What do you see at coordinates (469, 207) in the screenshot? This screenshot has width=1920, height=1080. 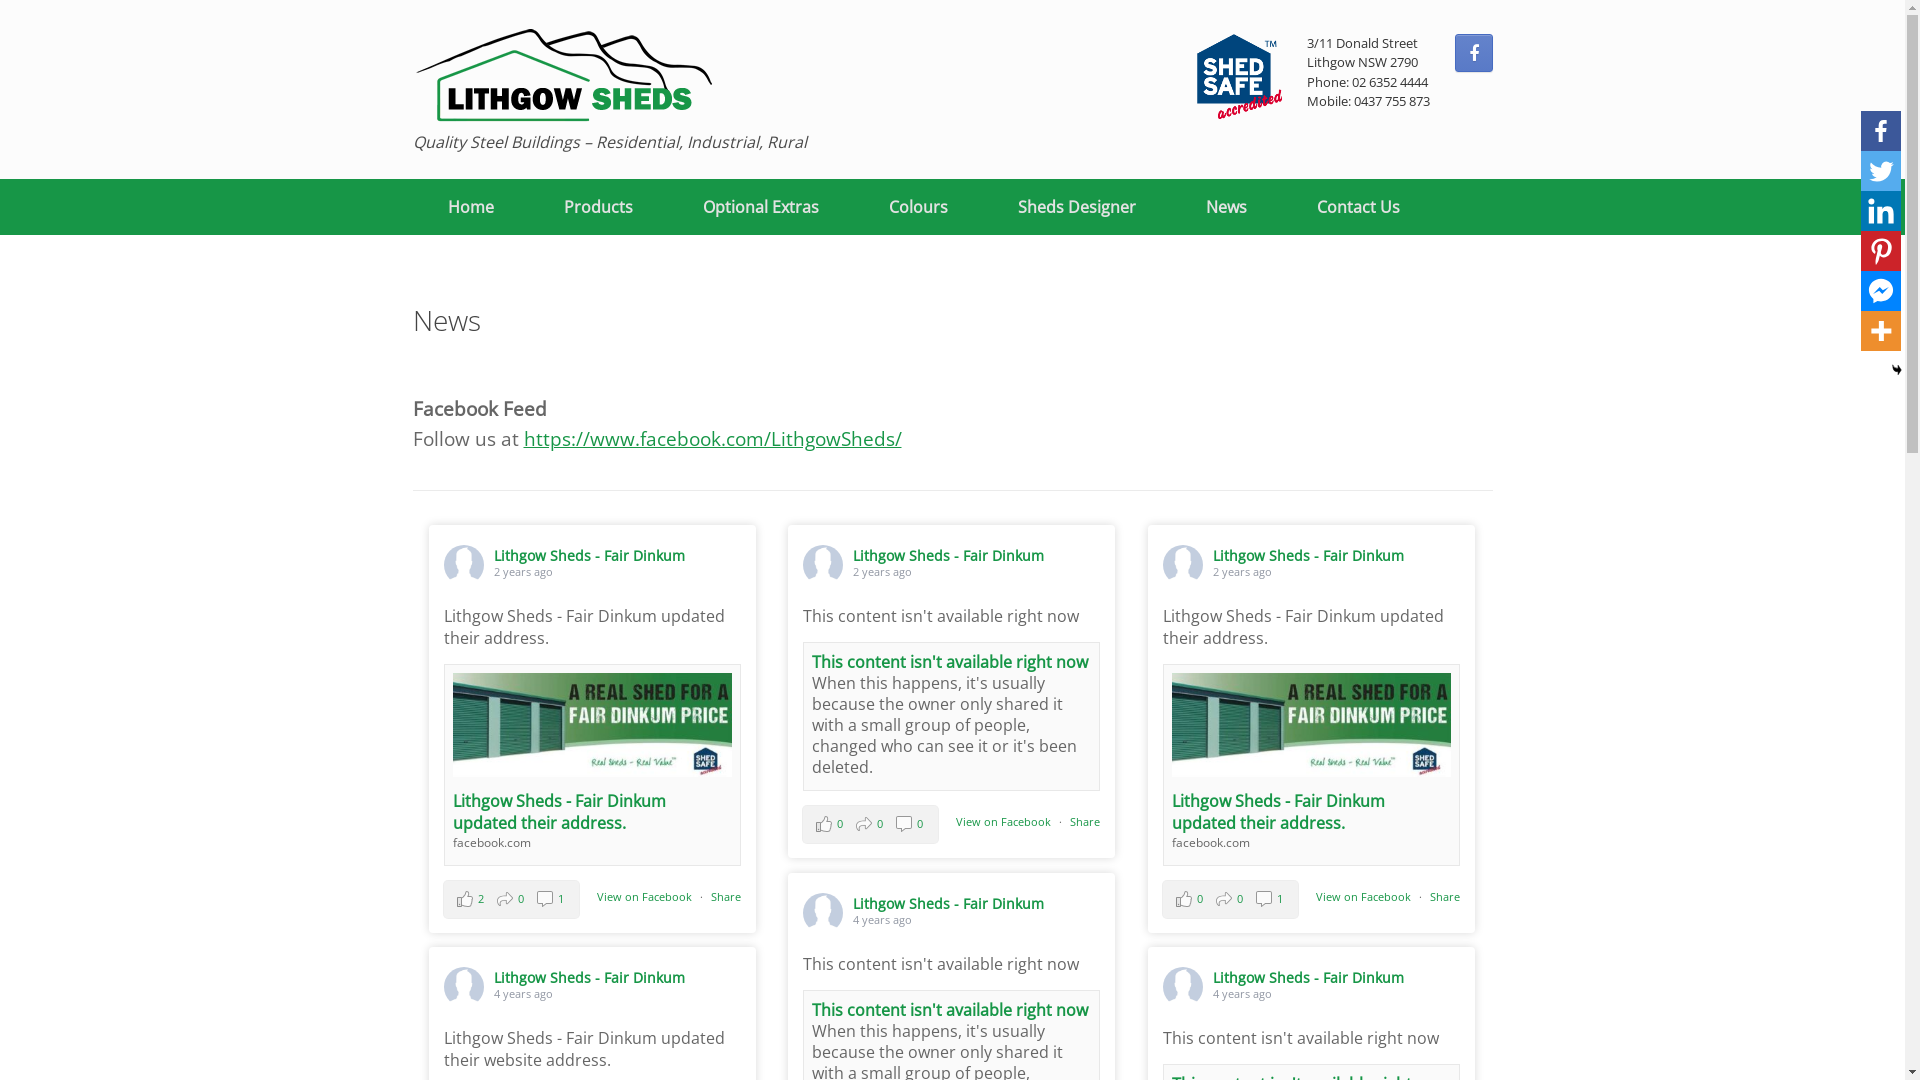 I see `'Home'` at bounding box center [469, 207].